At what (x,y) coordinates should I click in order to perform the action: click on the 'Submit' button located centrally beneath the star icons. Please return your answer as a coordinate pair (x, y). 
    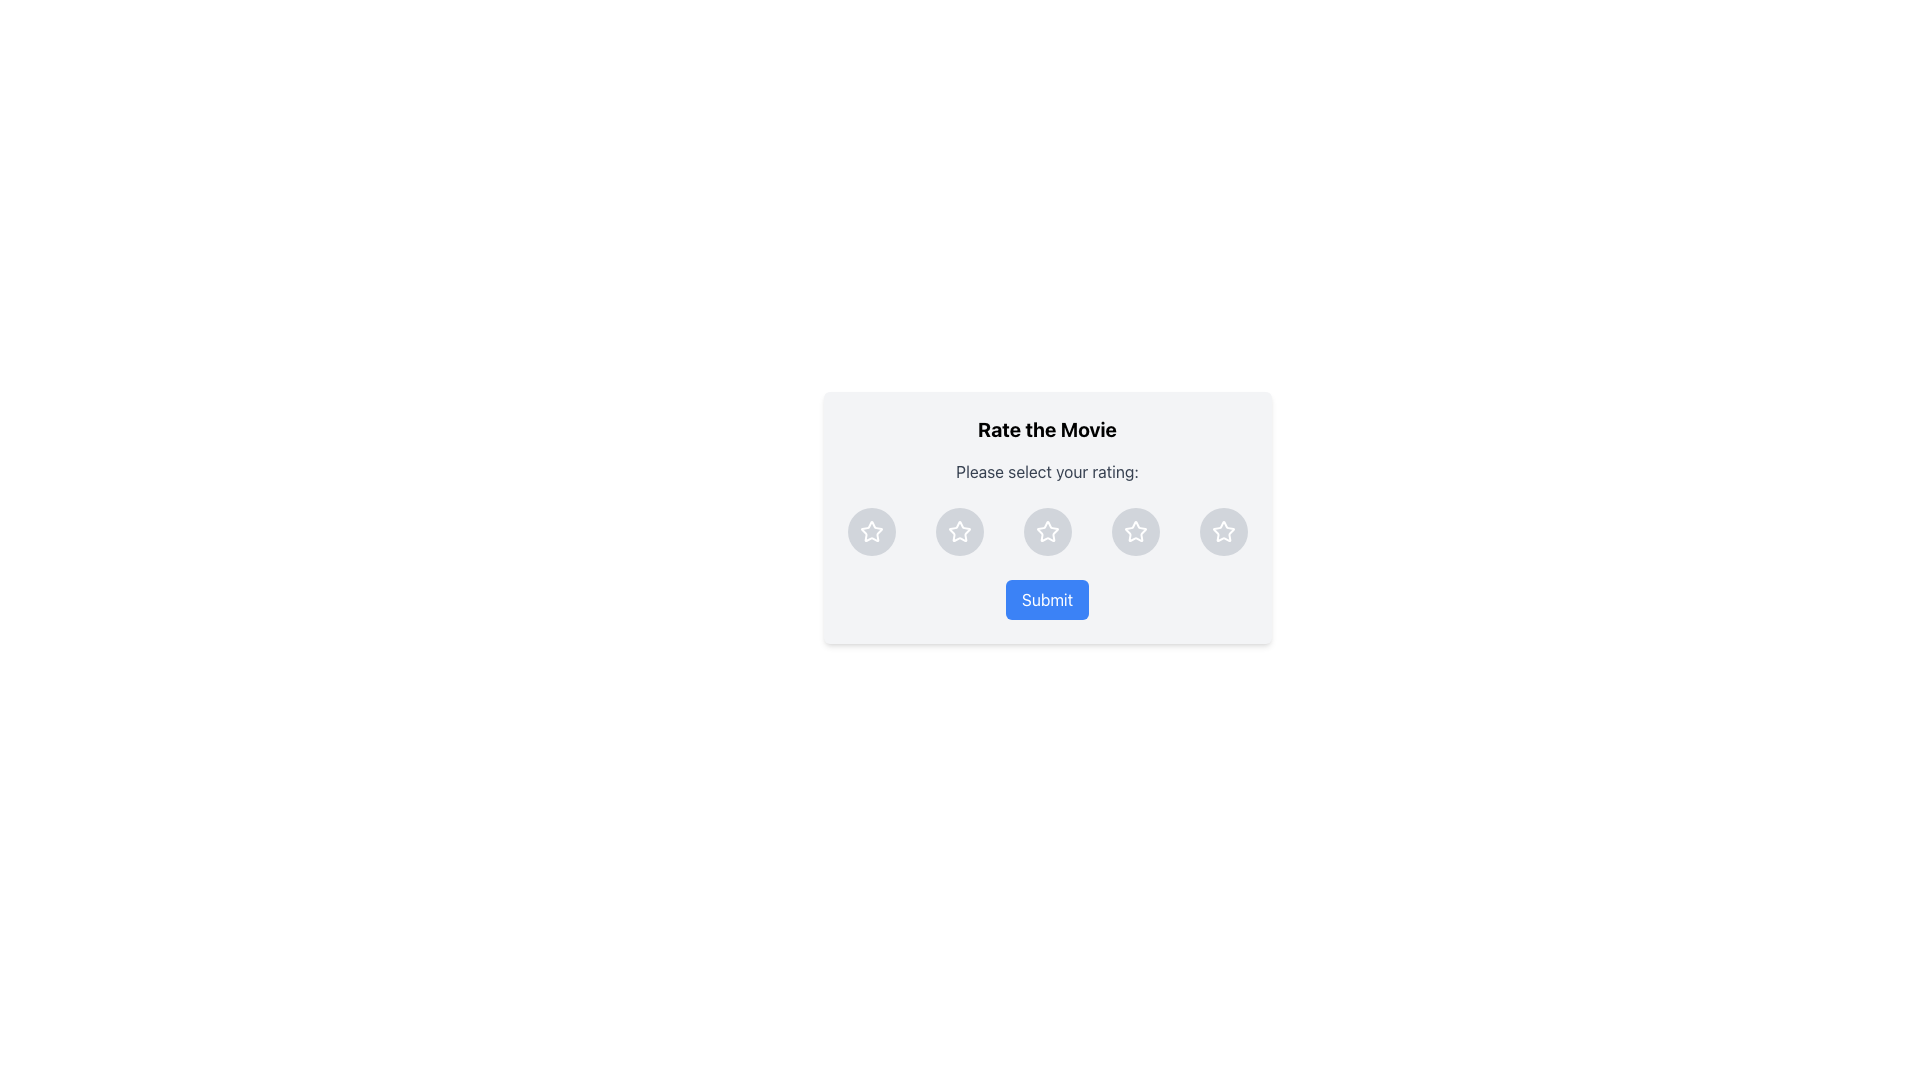
    Looking at the image, I should click on (1046, 599).